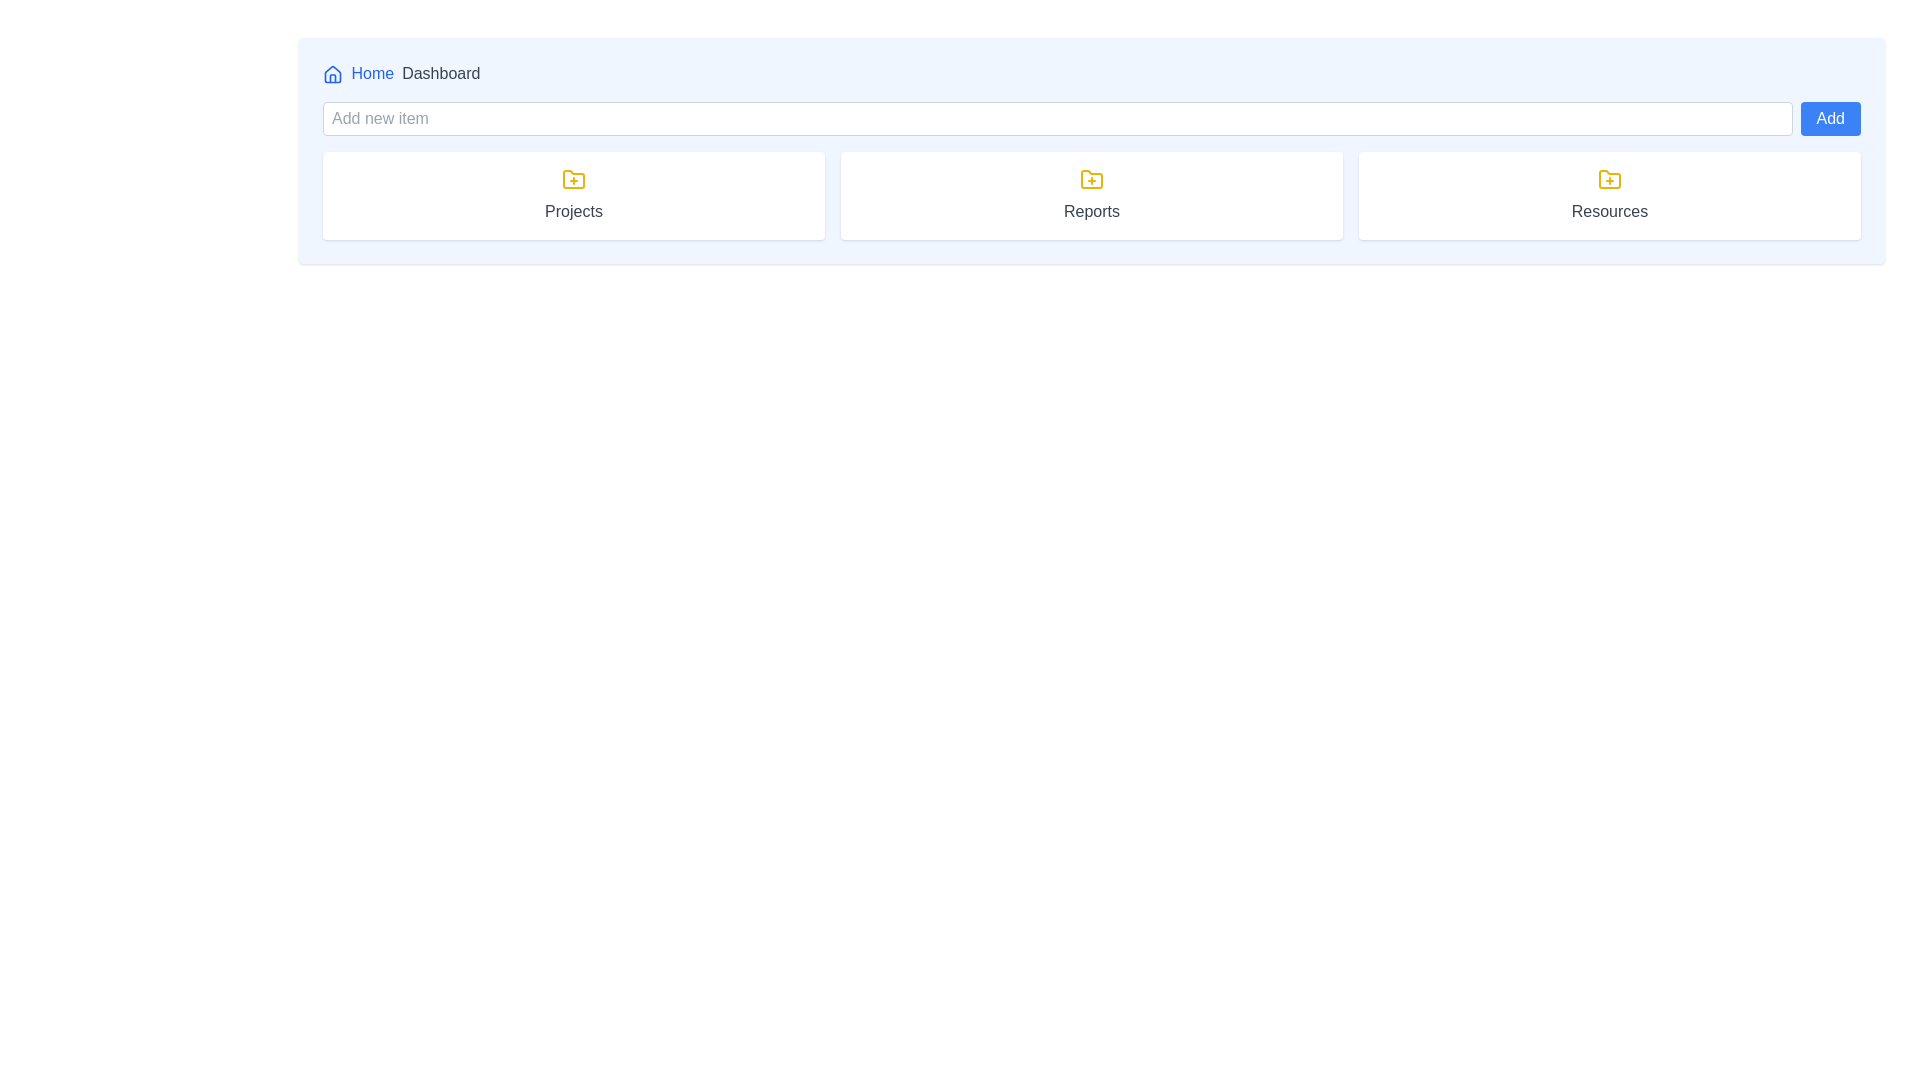 Image resolution: width=1920 pixels, height=1080 pixels. I want to click on the 'Projects' text label, which displays the text in gray below a yellow folder icon, located in the lower central part of a white card with a faint shadow, so click(573, 212).